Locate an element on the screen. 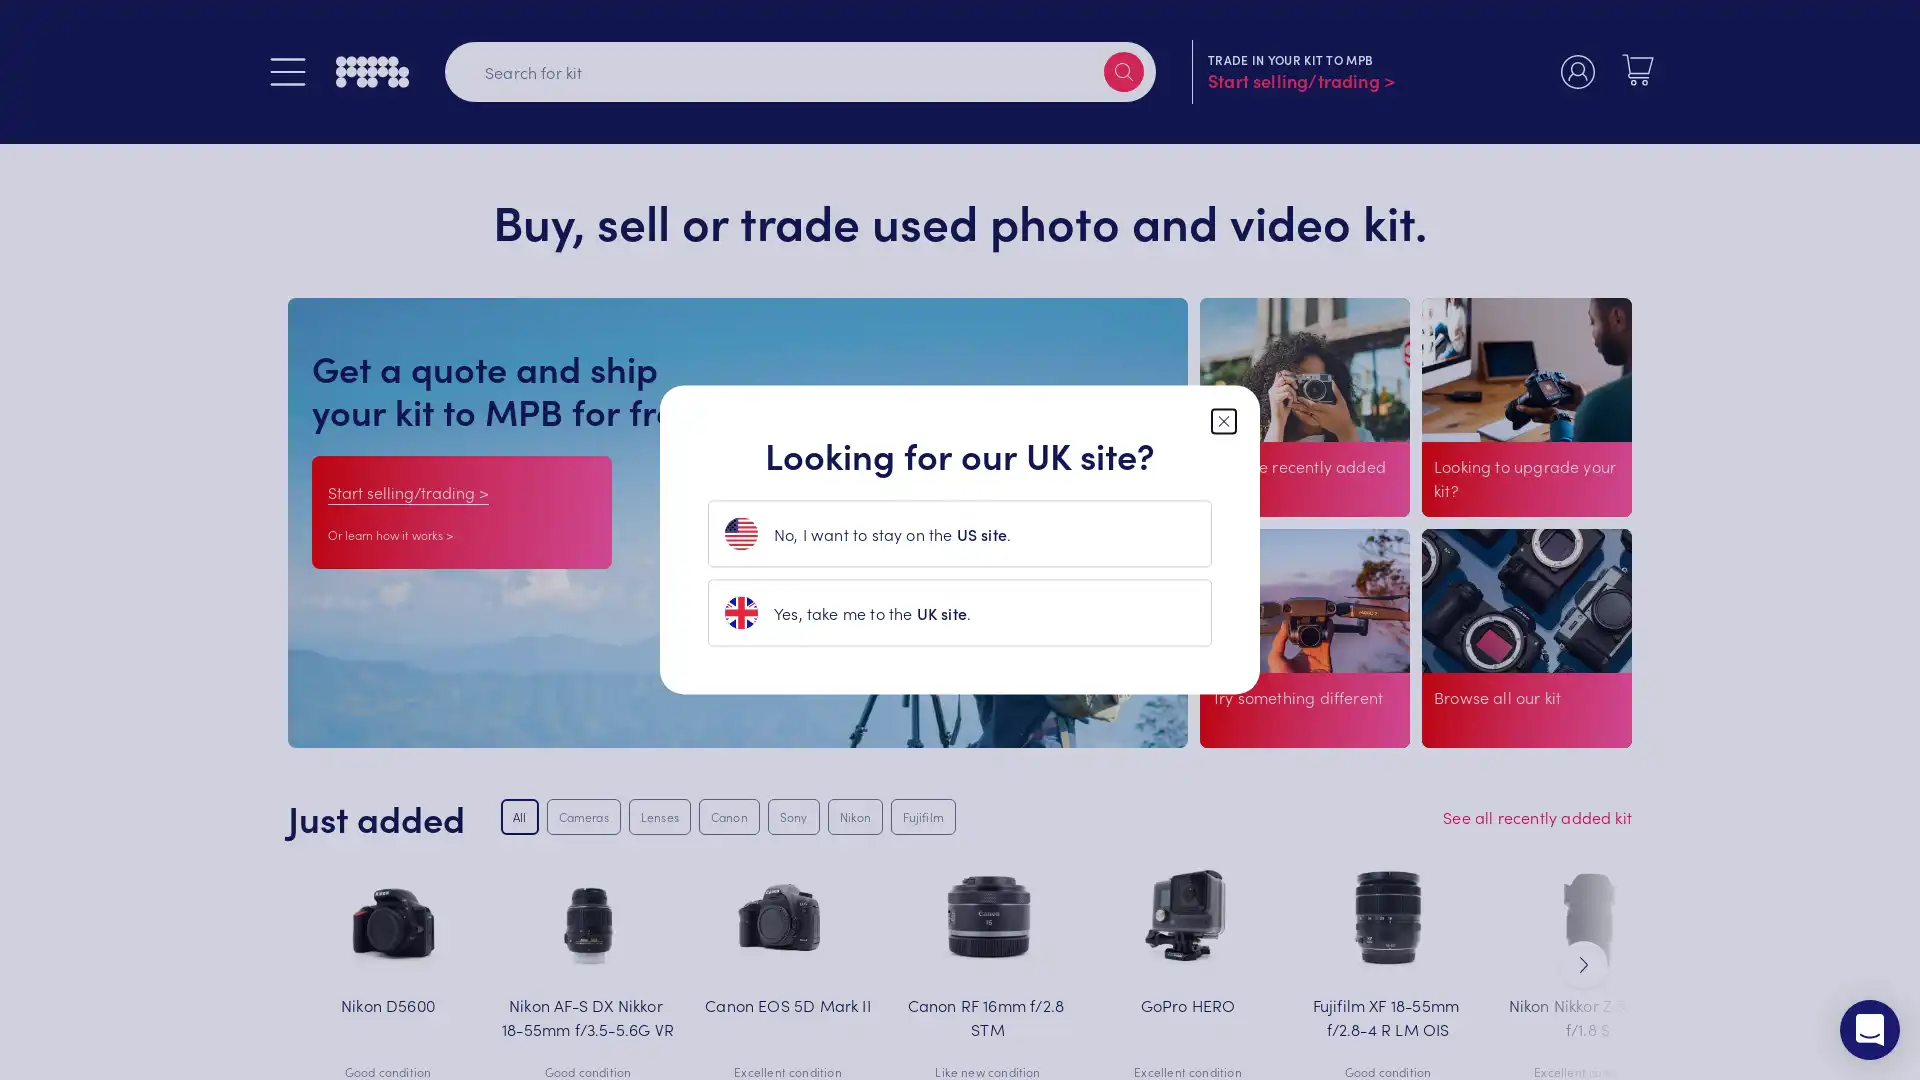  Sell or trade is located at coordinates (1488, 519).